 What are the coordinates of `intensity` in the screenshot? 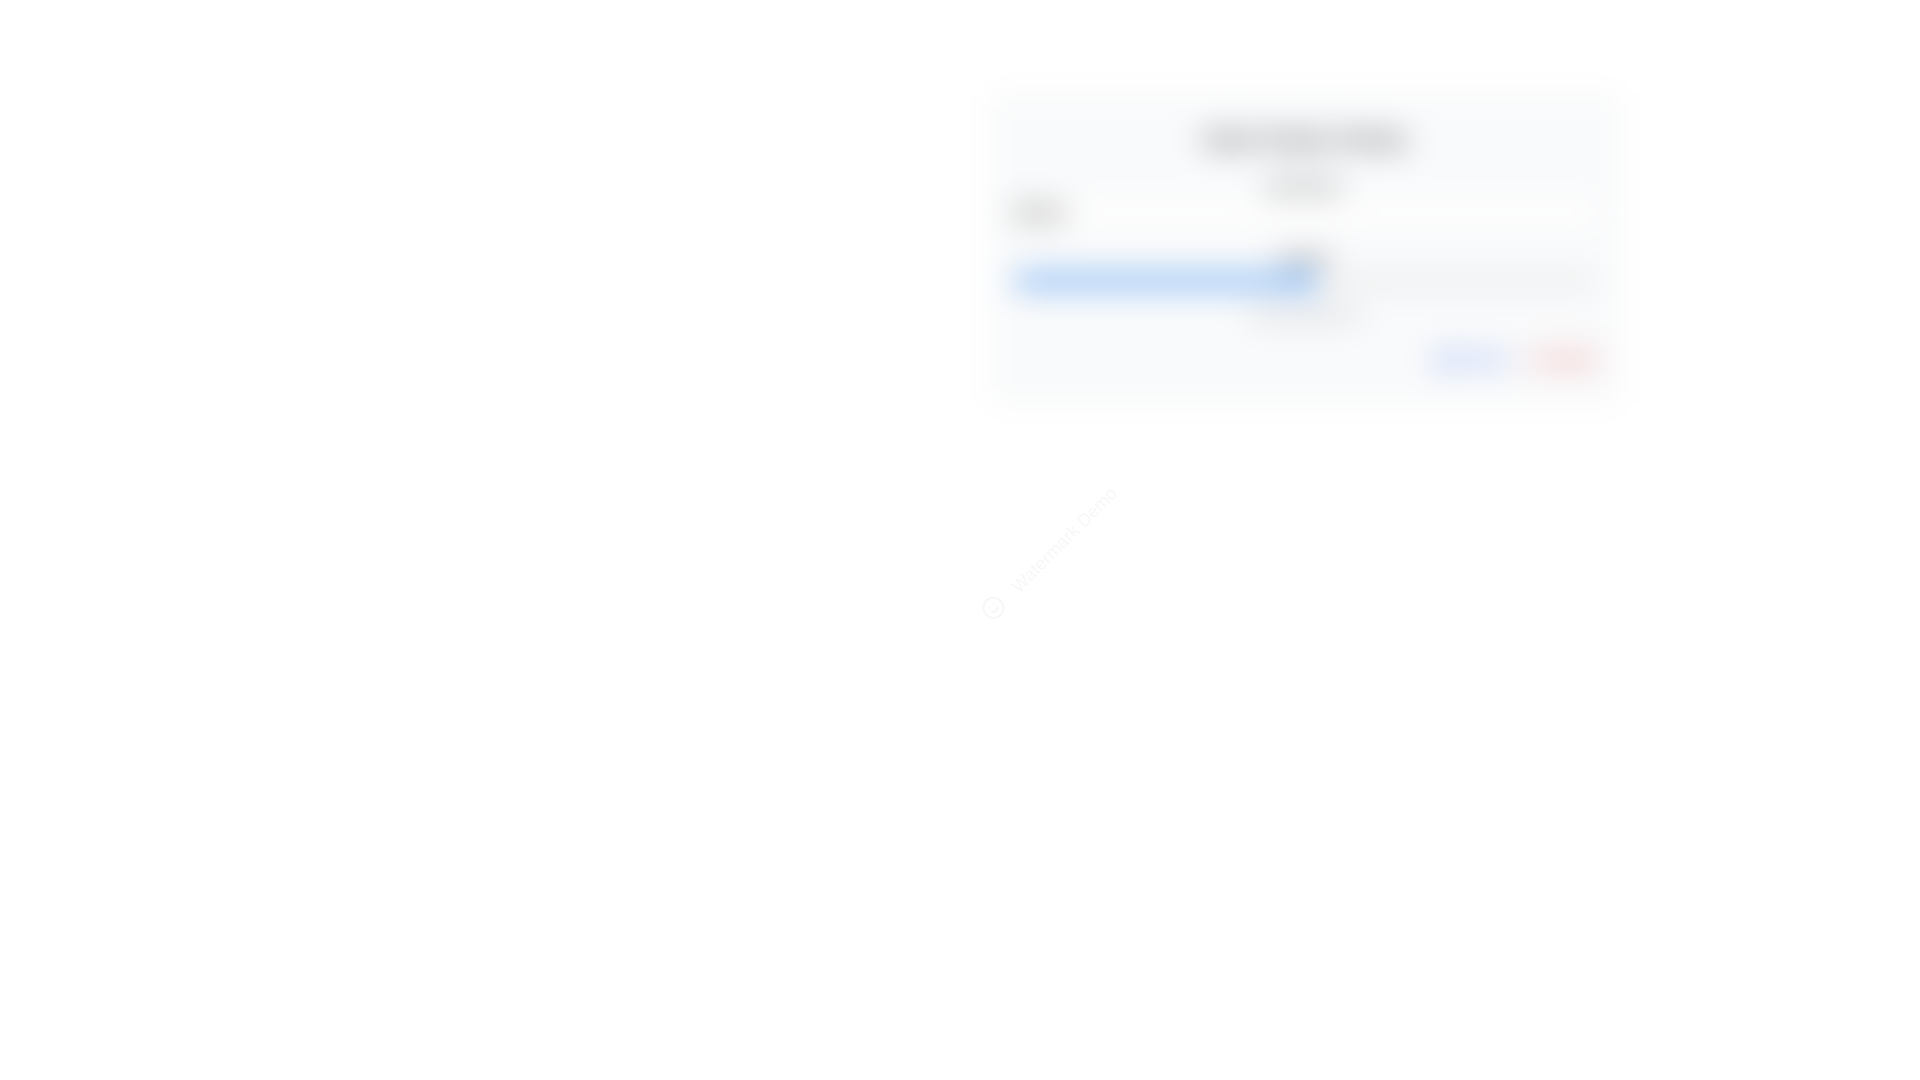 It's located at (1565, 281).